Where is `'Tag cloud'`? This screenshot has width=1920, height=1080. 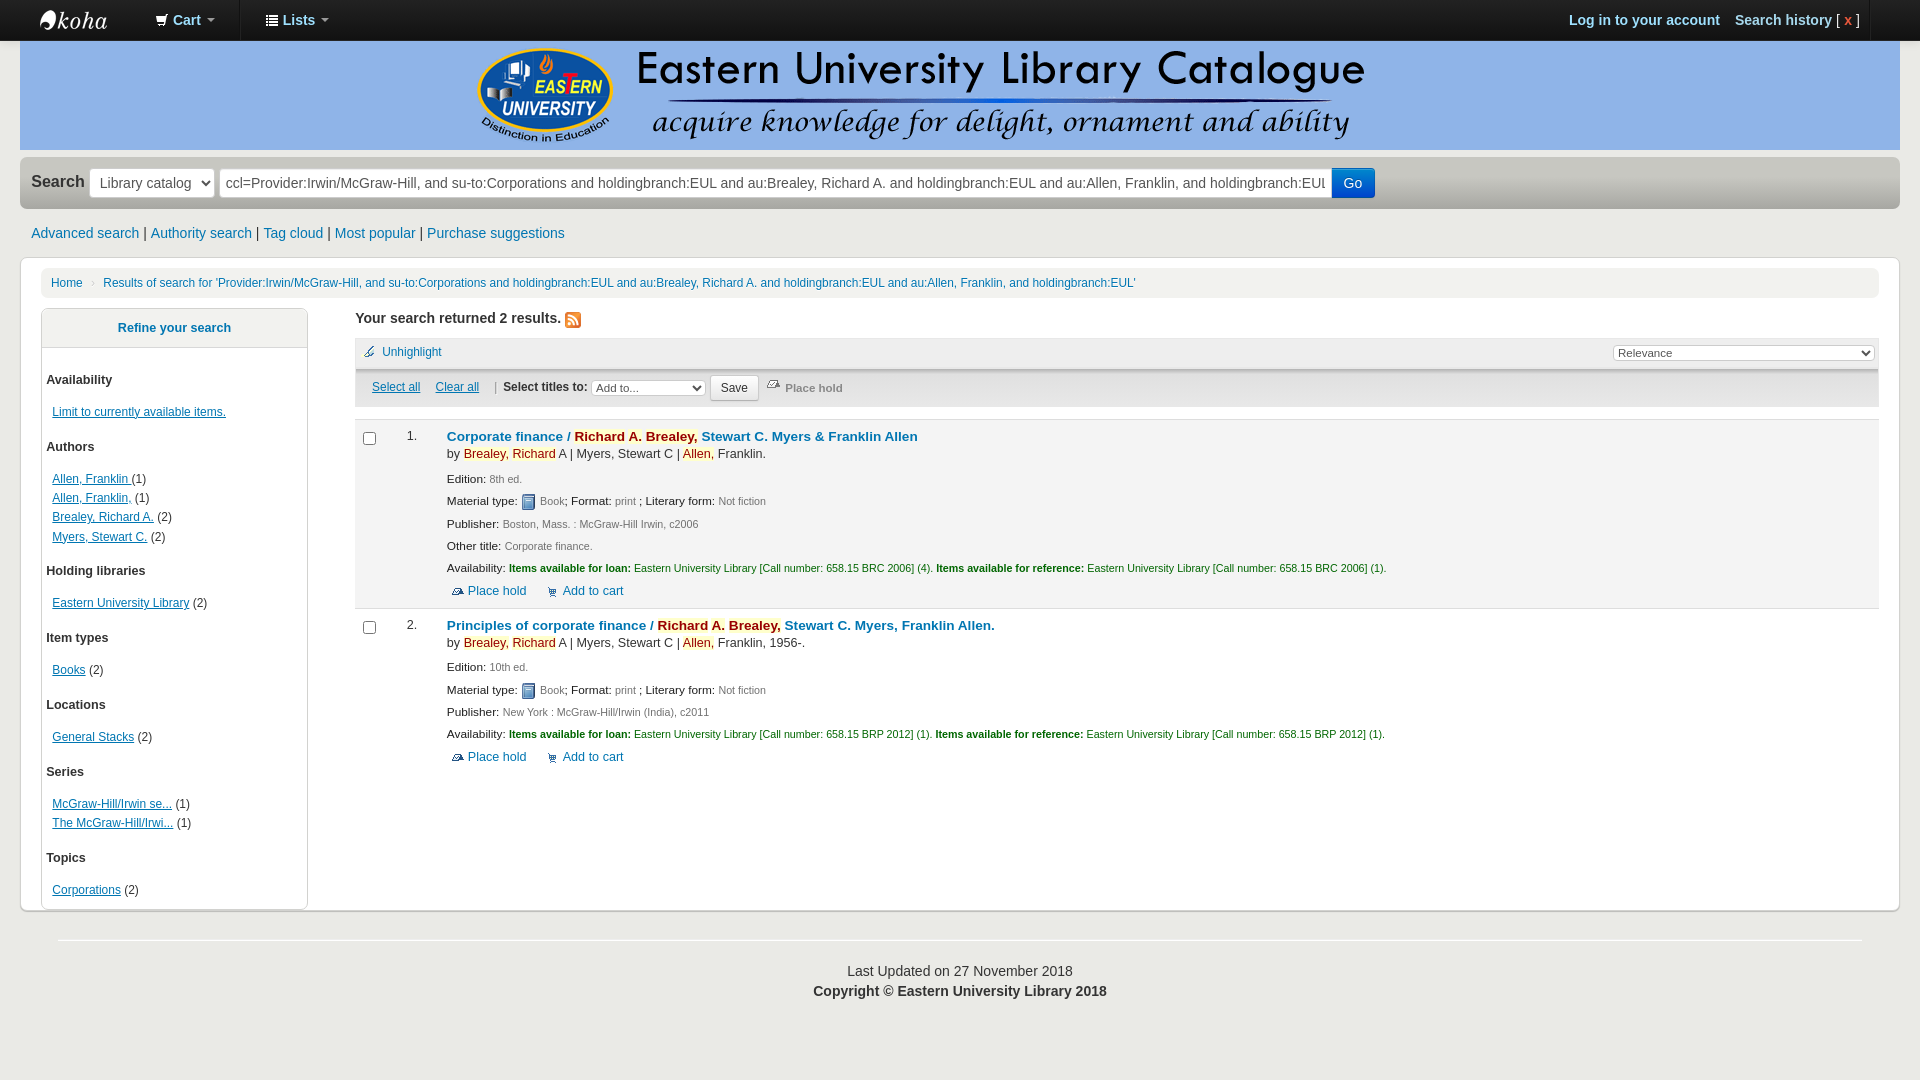
'Tag cloud' is located at coordinates (262, 231).